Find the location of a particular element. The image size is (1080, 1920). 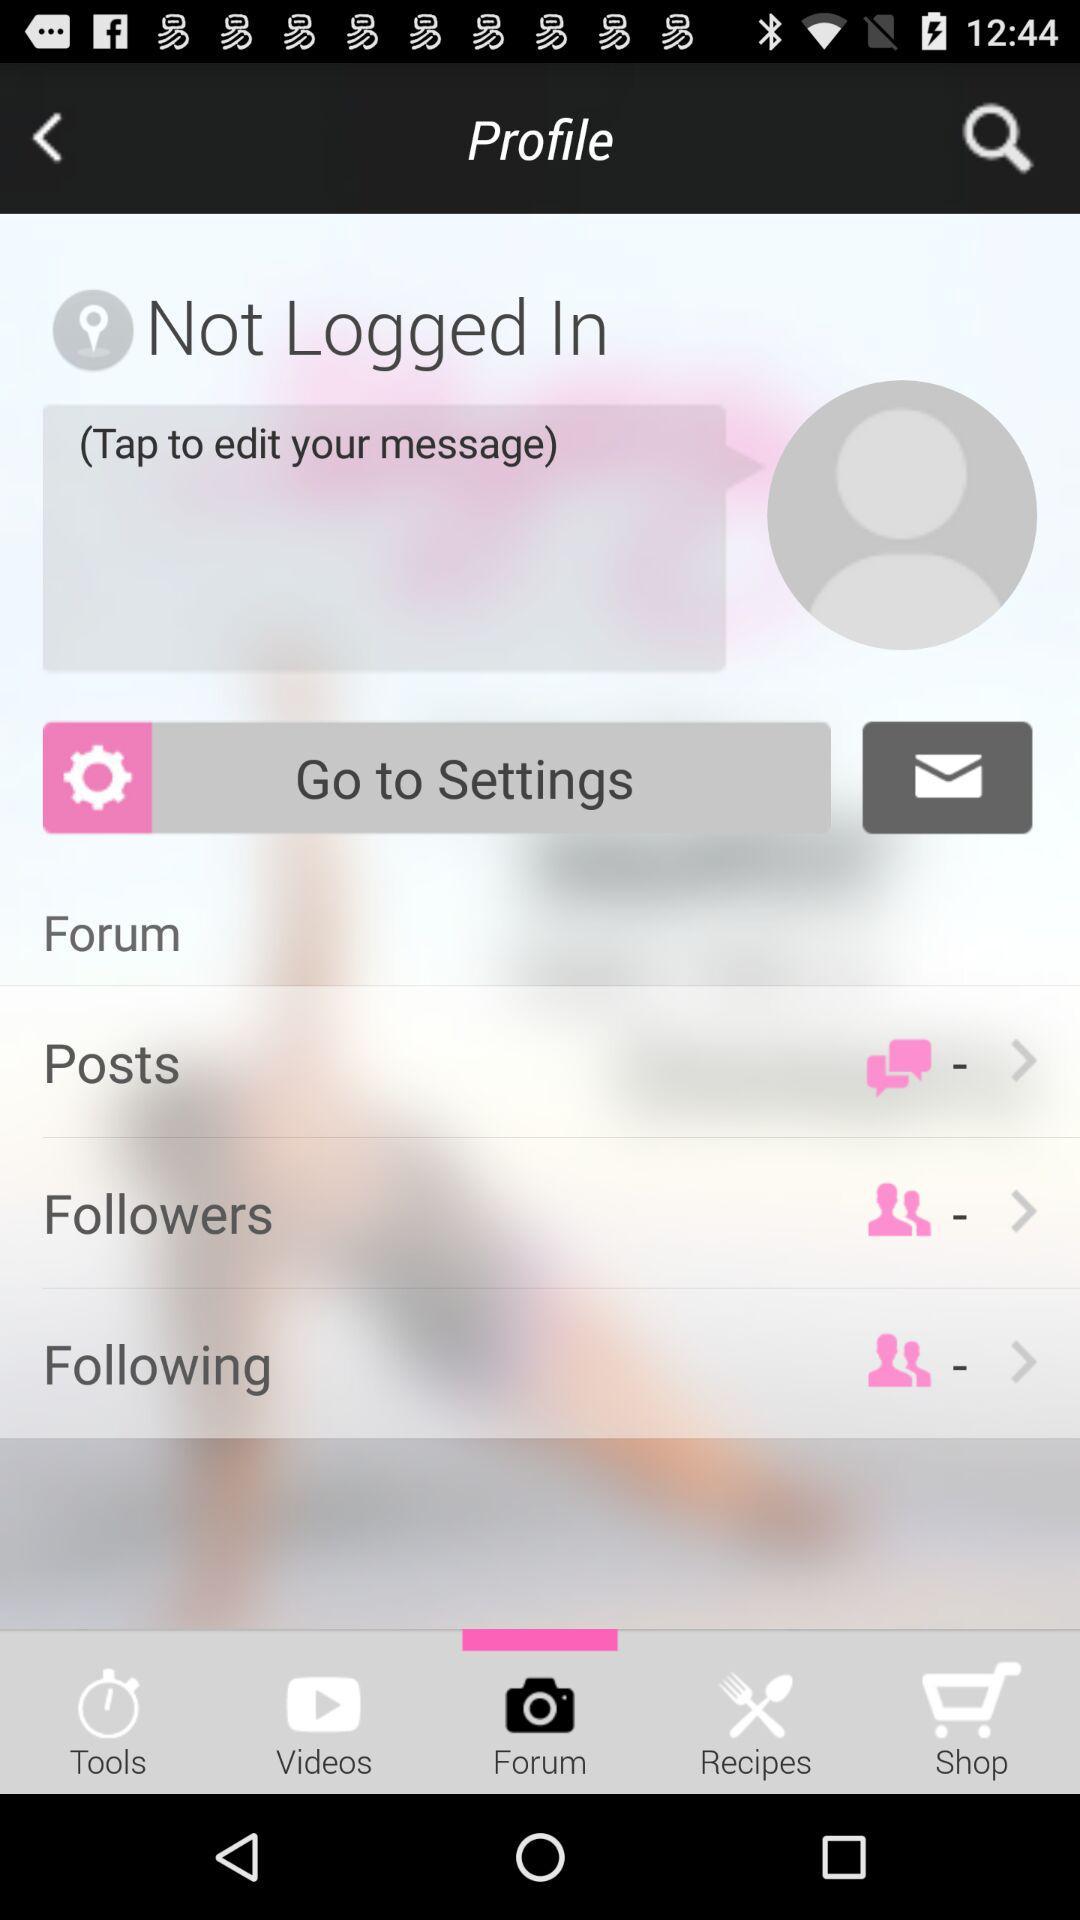

the search icon is located at coordinates (1004, 147).